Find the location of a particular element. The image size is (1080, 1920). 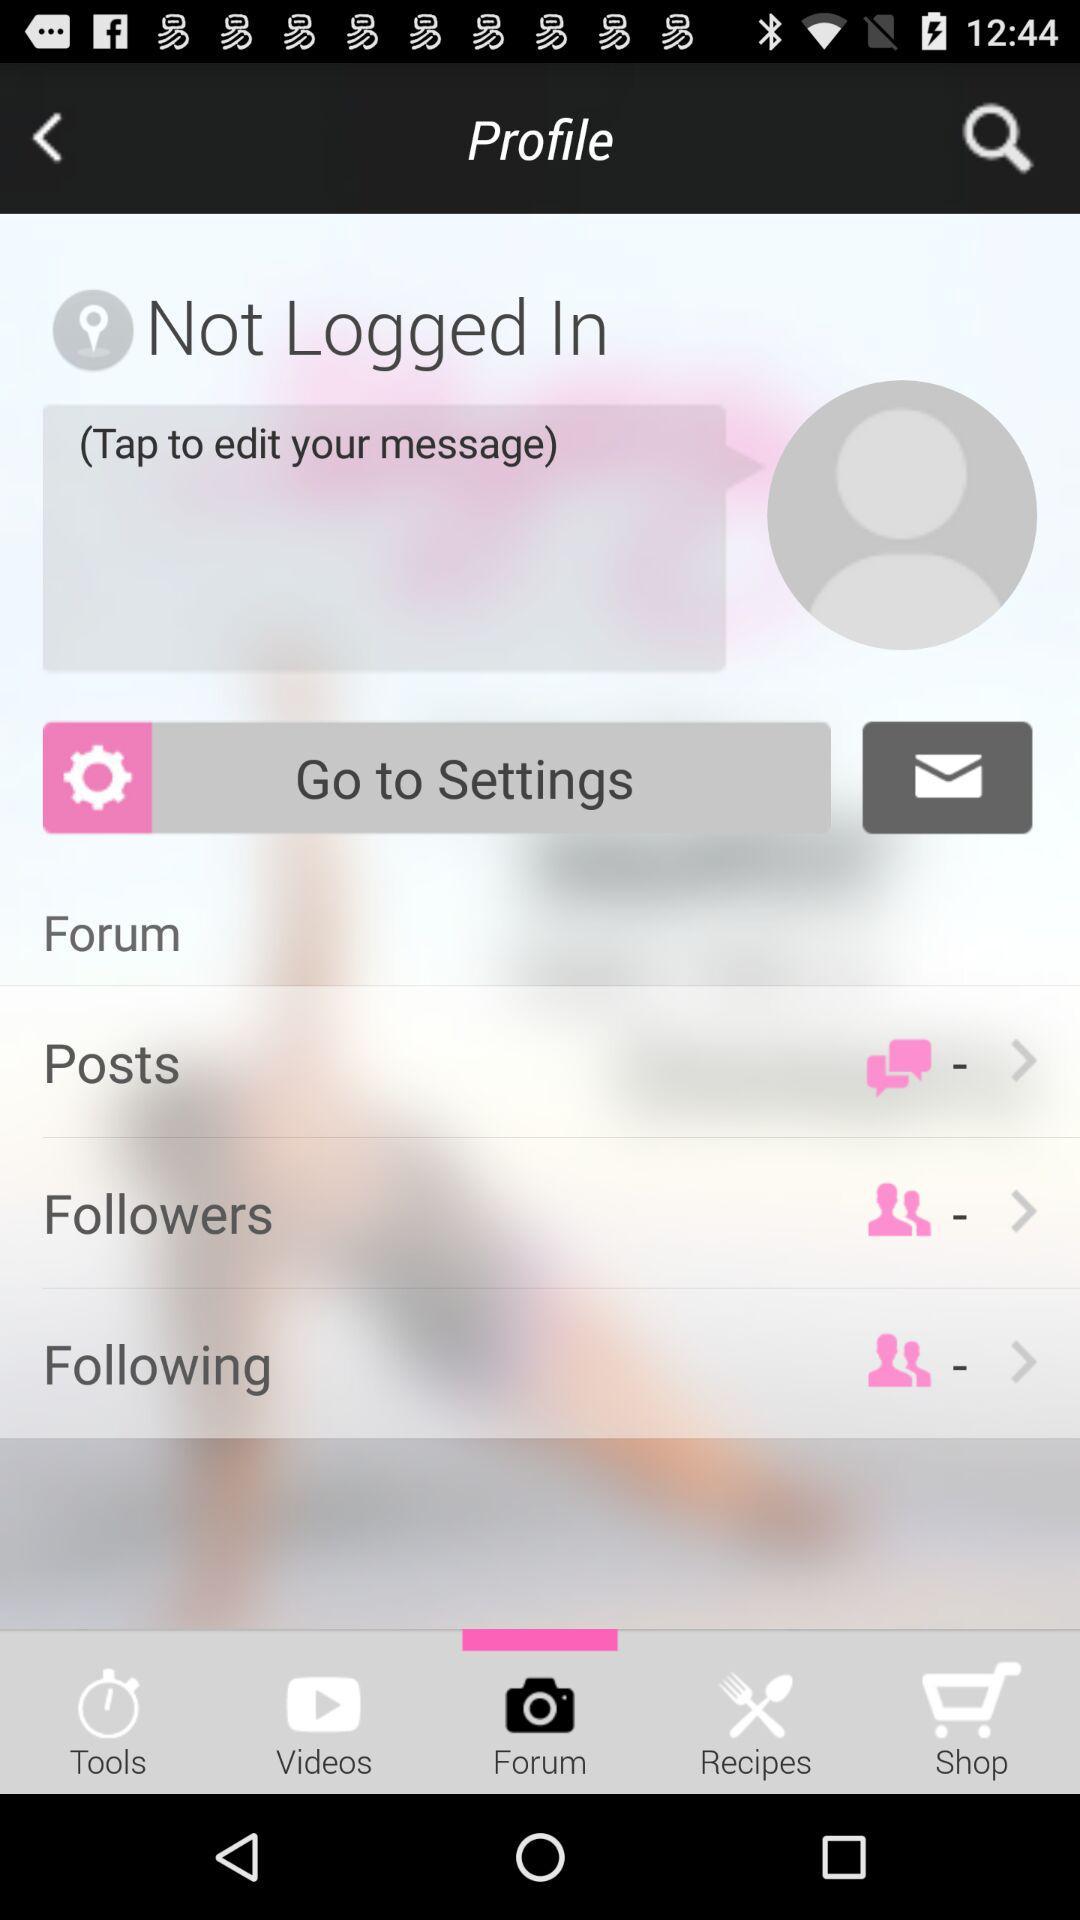

the search icon is located at coordinates (1004, 147).